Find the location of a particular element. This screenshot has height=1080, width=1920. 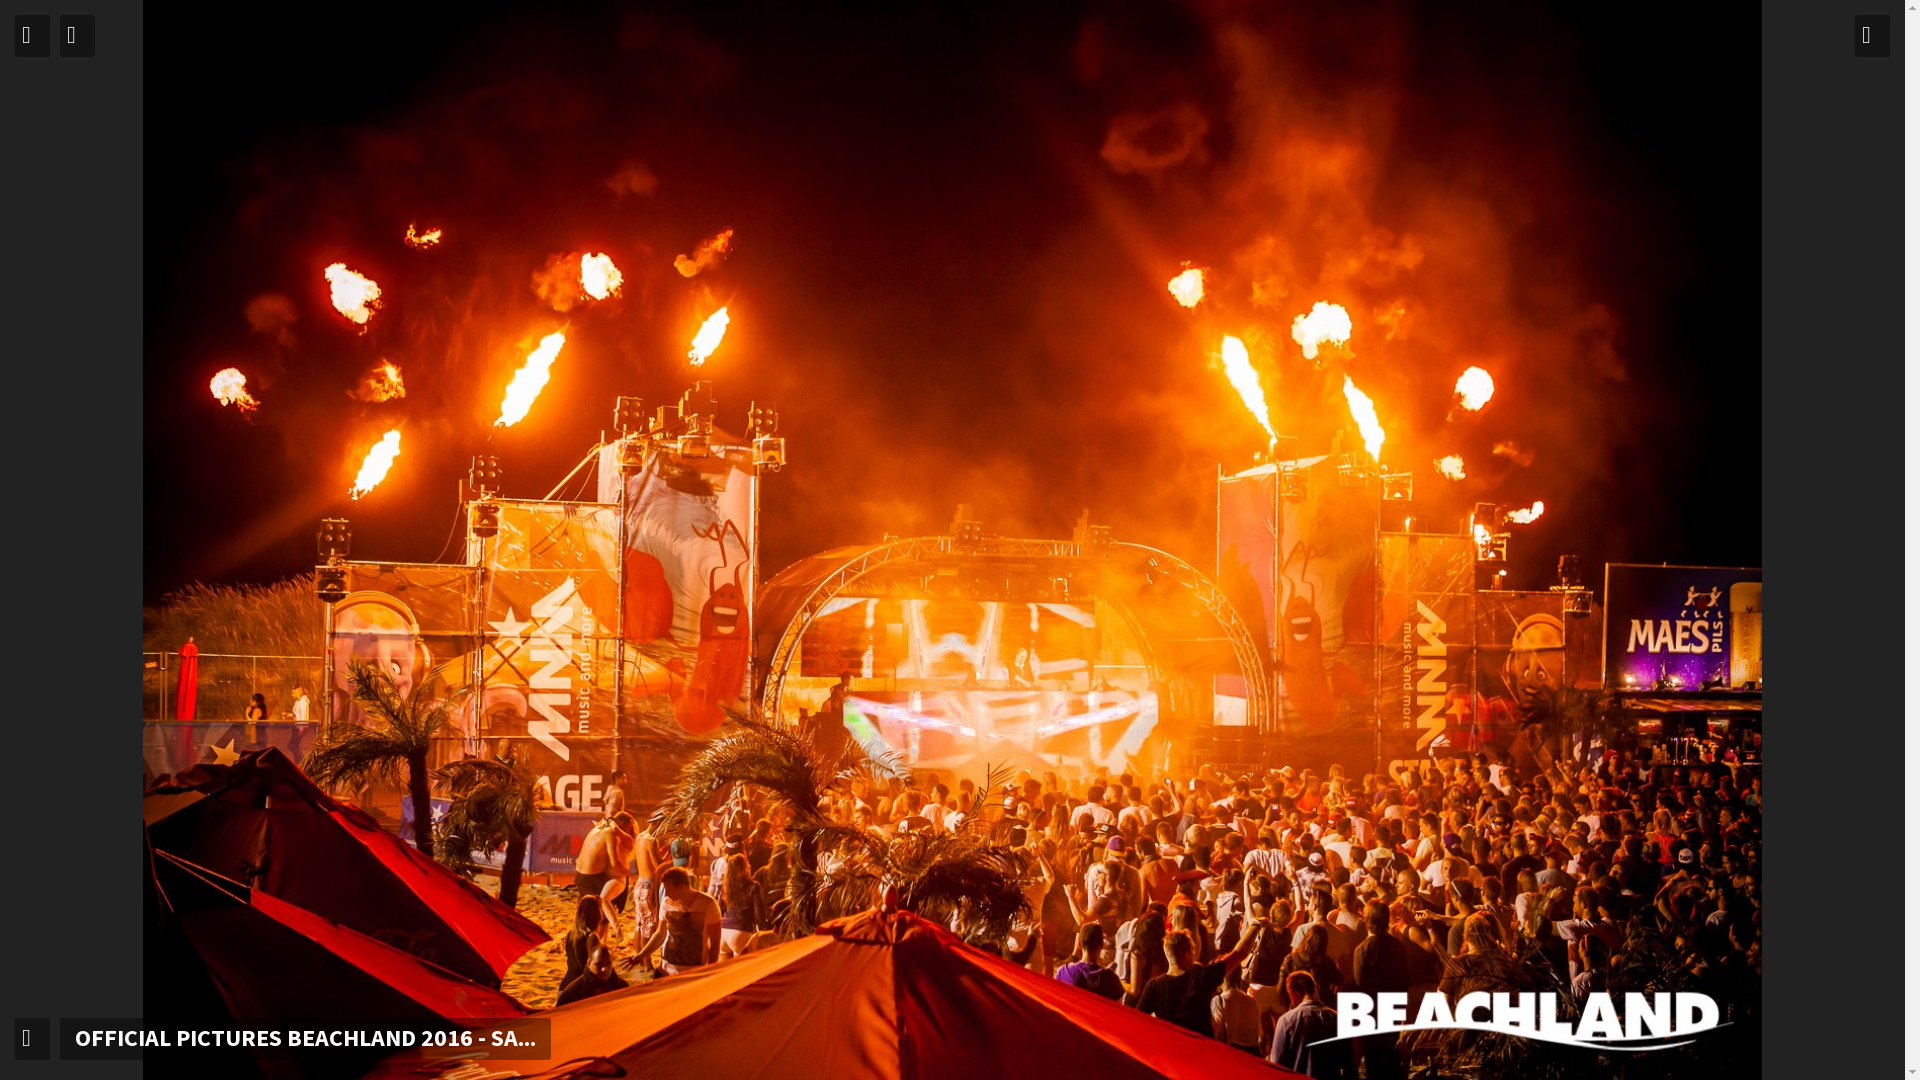

' ' is located at coordinates (1871, 35).